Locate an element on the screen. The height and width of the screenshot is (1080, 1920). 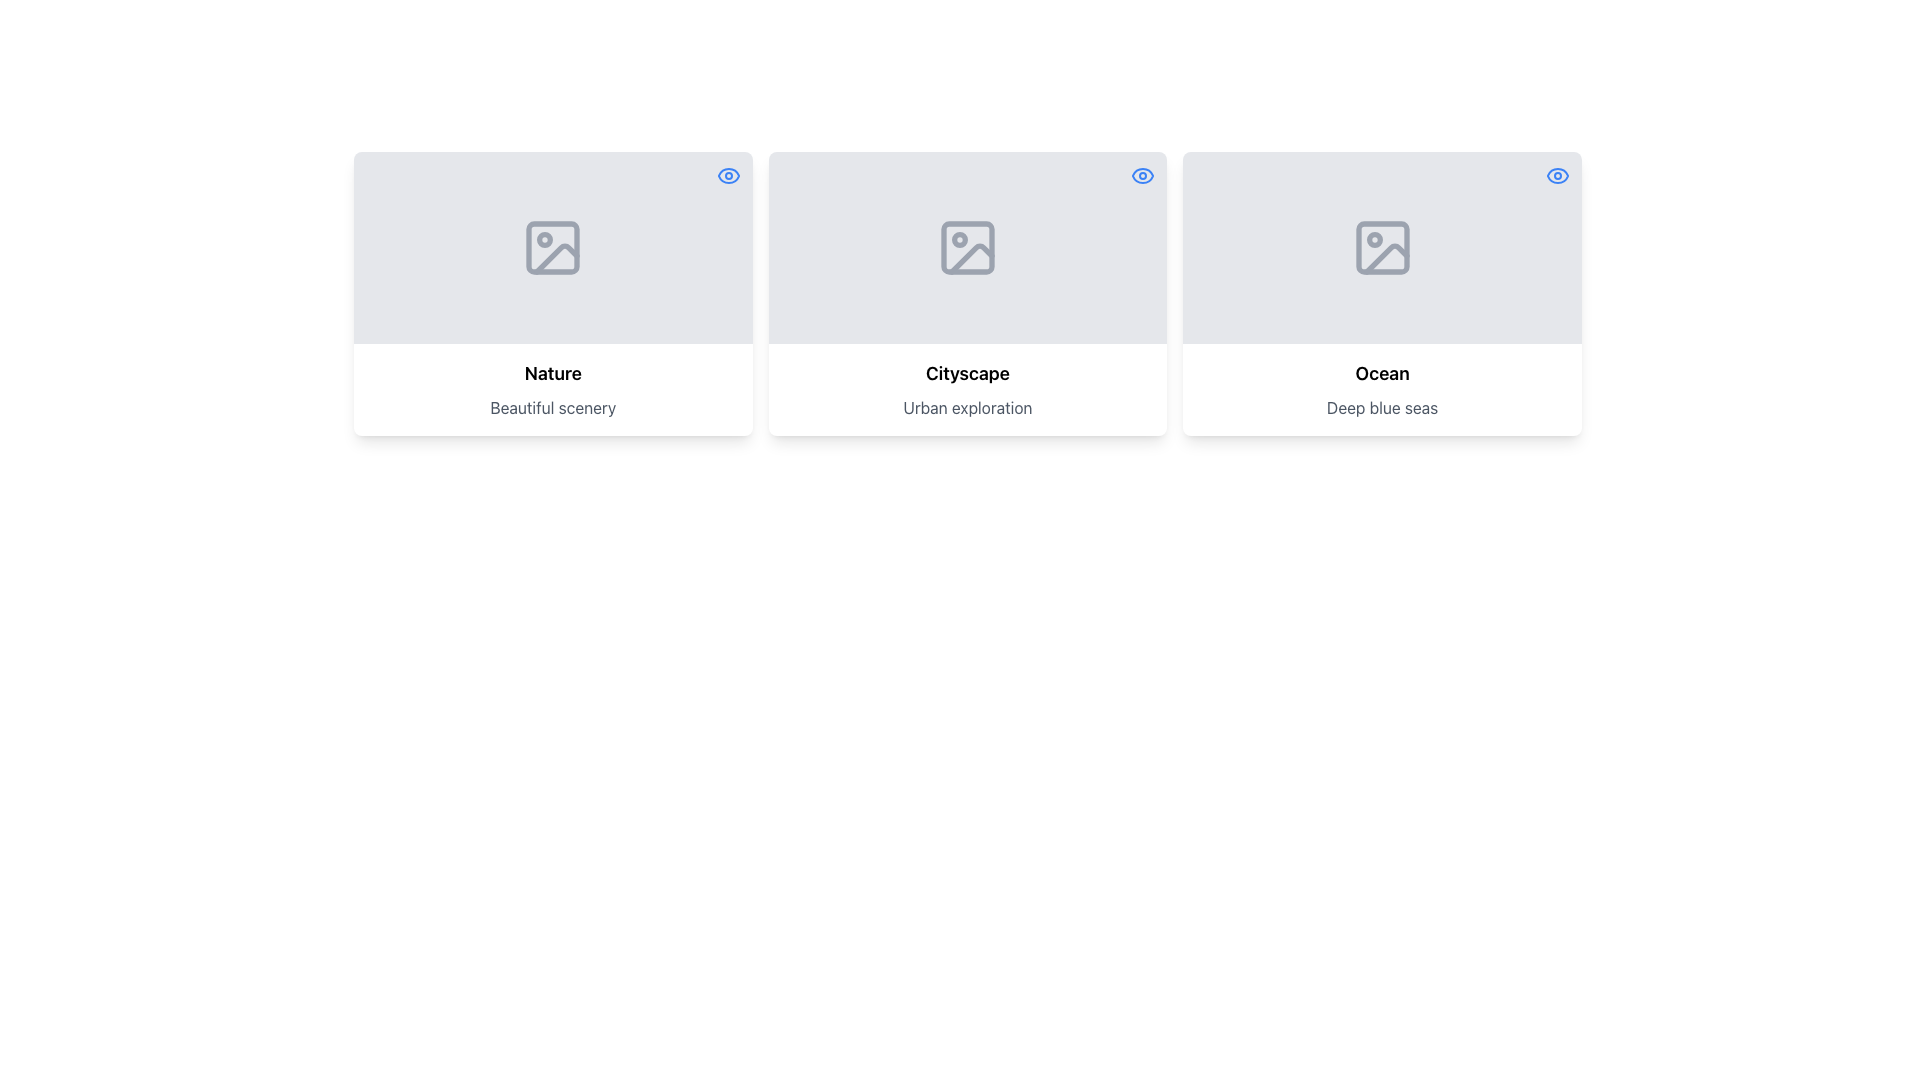
the icon that visually represents the topic 'Nature' in the first card from the left, positioned above the title and subtitle is located at coordinates (553, 246).